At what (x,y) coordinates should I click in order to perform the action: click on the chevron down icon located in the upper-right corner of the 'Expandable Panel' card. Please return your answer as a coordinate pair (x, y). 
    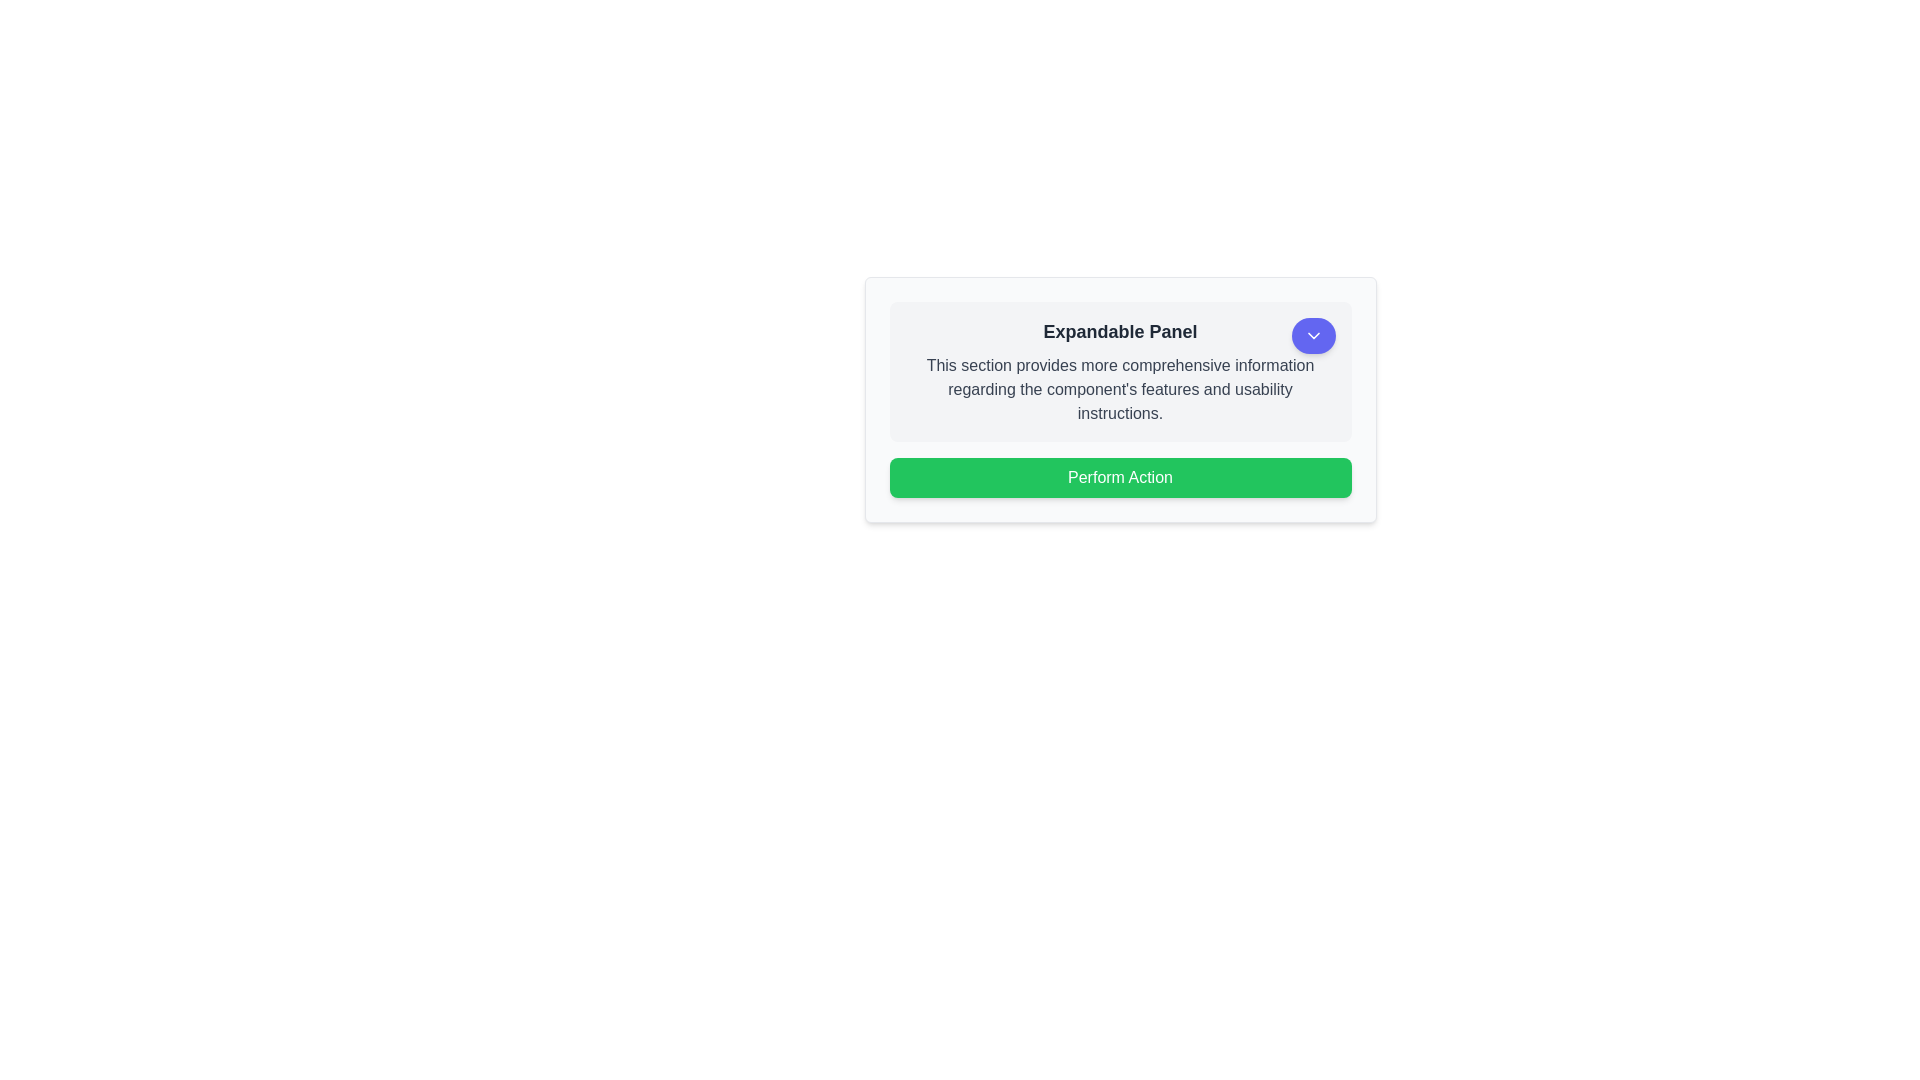
    Looking at the image, I should click on (1313, 334).